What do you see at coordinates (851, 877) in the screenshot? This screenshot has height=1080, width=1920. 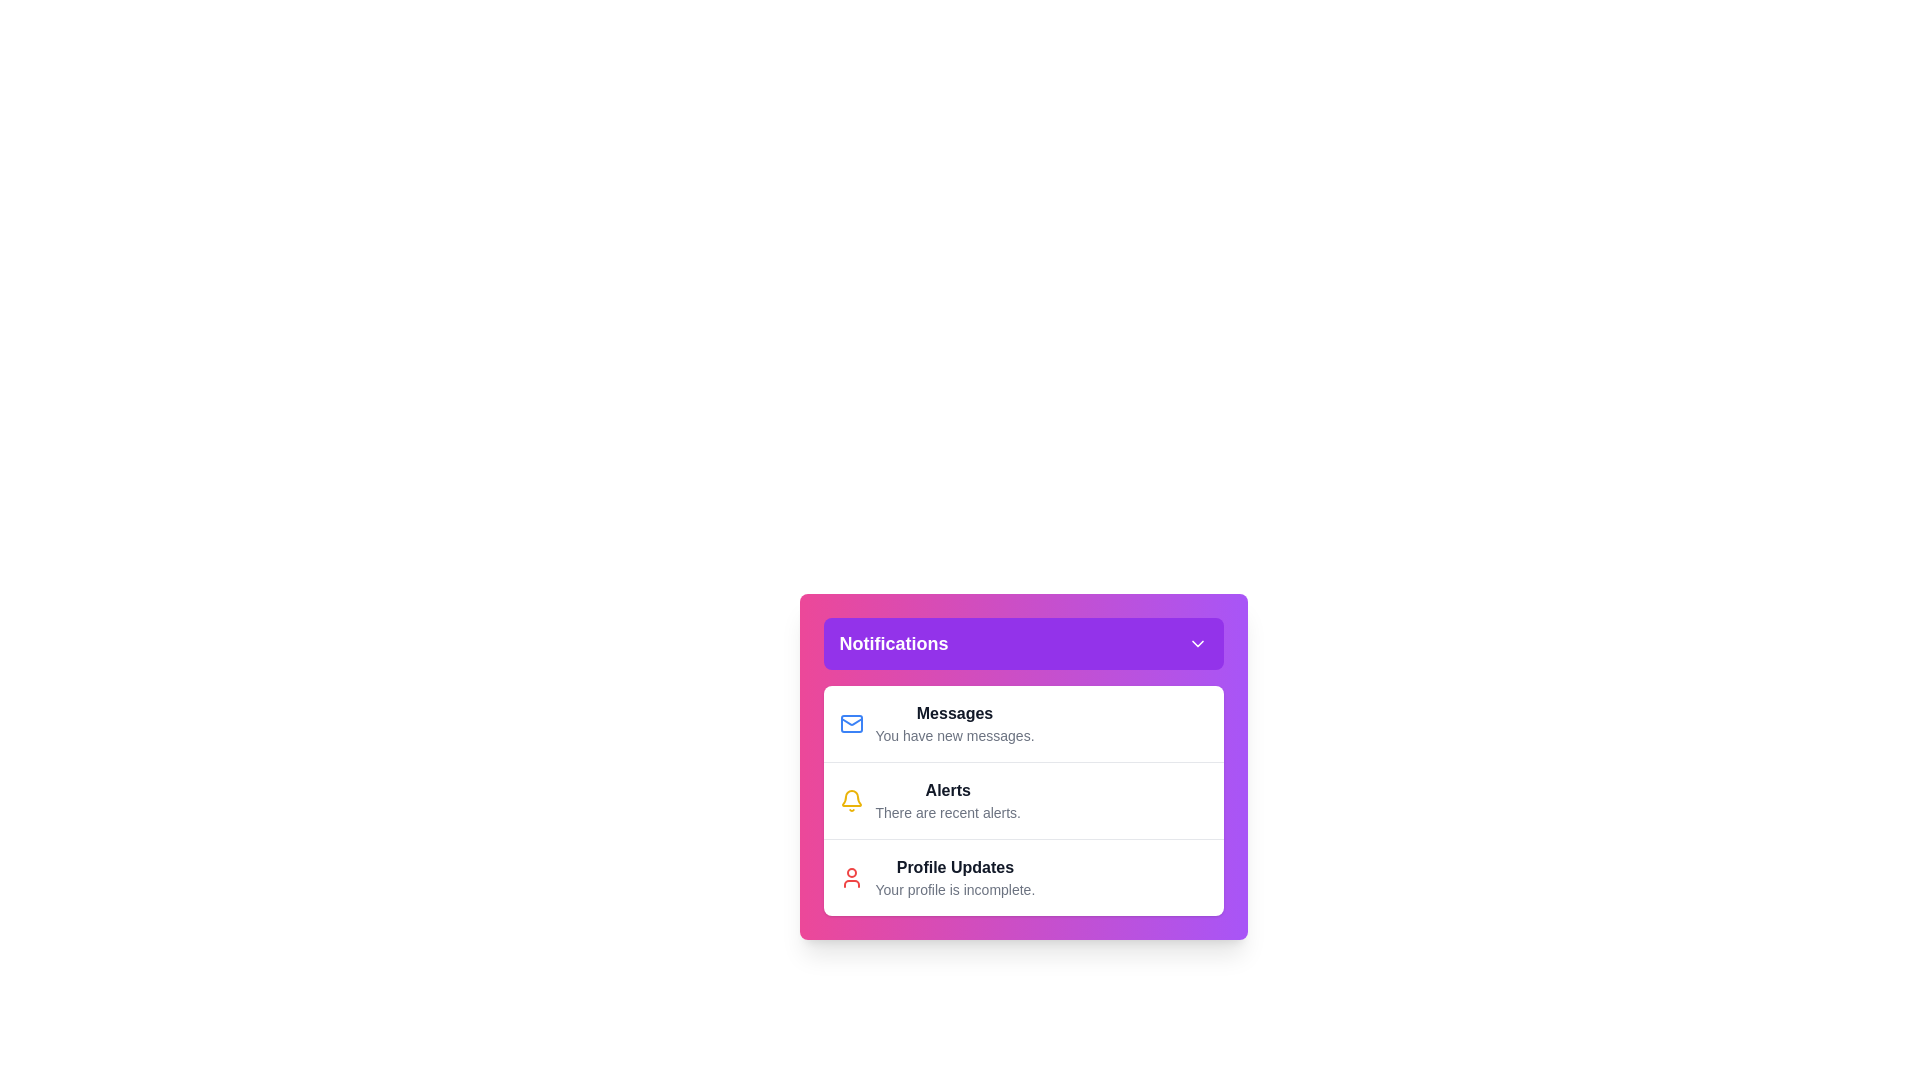 I see `the user-related updates icon located in the 'Profile Updates' notification row in the Notifications dropdown, positioned to the far left of the accompanying text 'Profile Updates'` at bounding box center [851, 877].